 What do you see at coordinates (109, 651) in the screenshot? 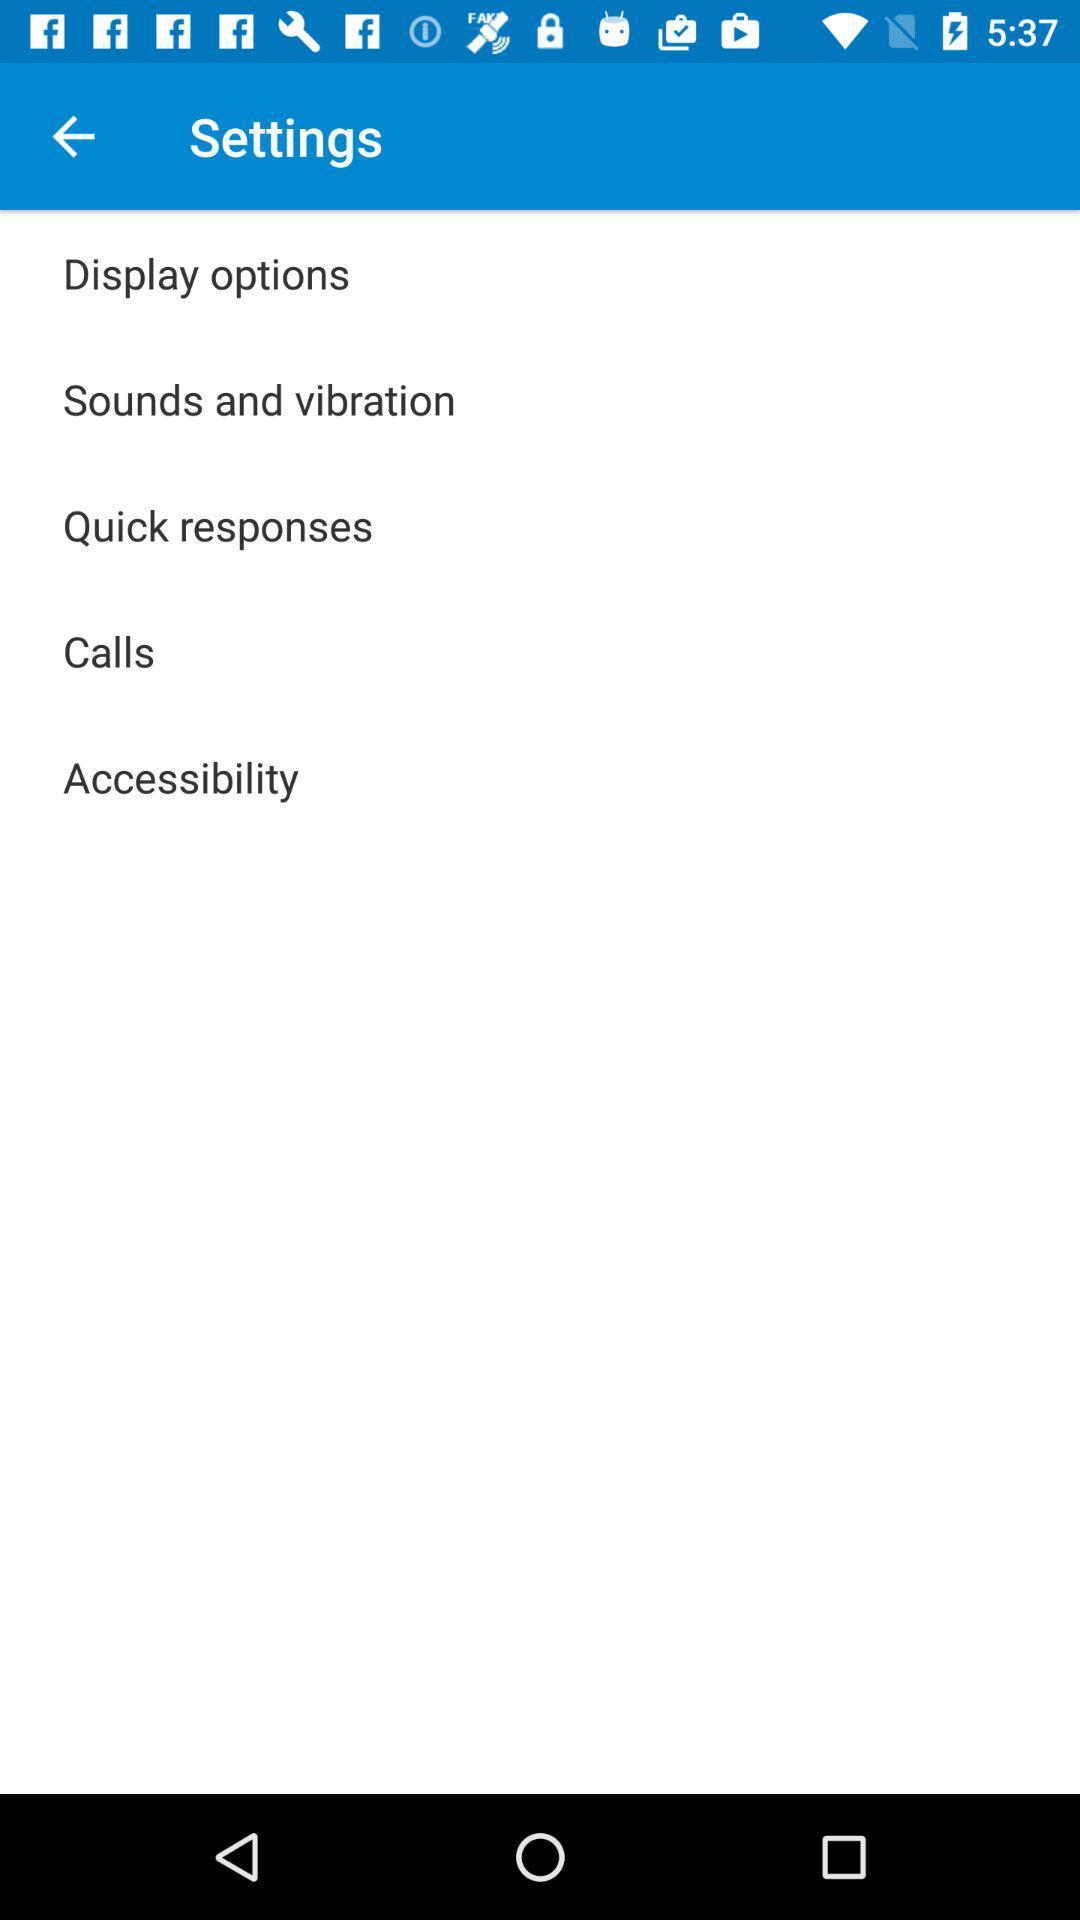
I see `item above the accessibility app` at bounding box center [109, 651].